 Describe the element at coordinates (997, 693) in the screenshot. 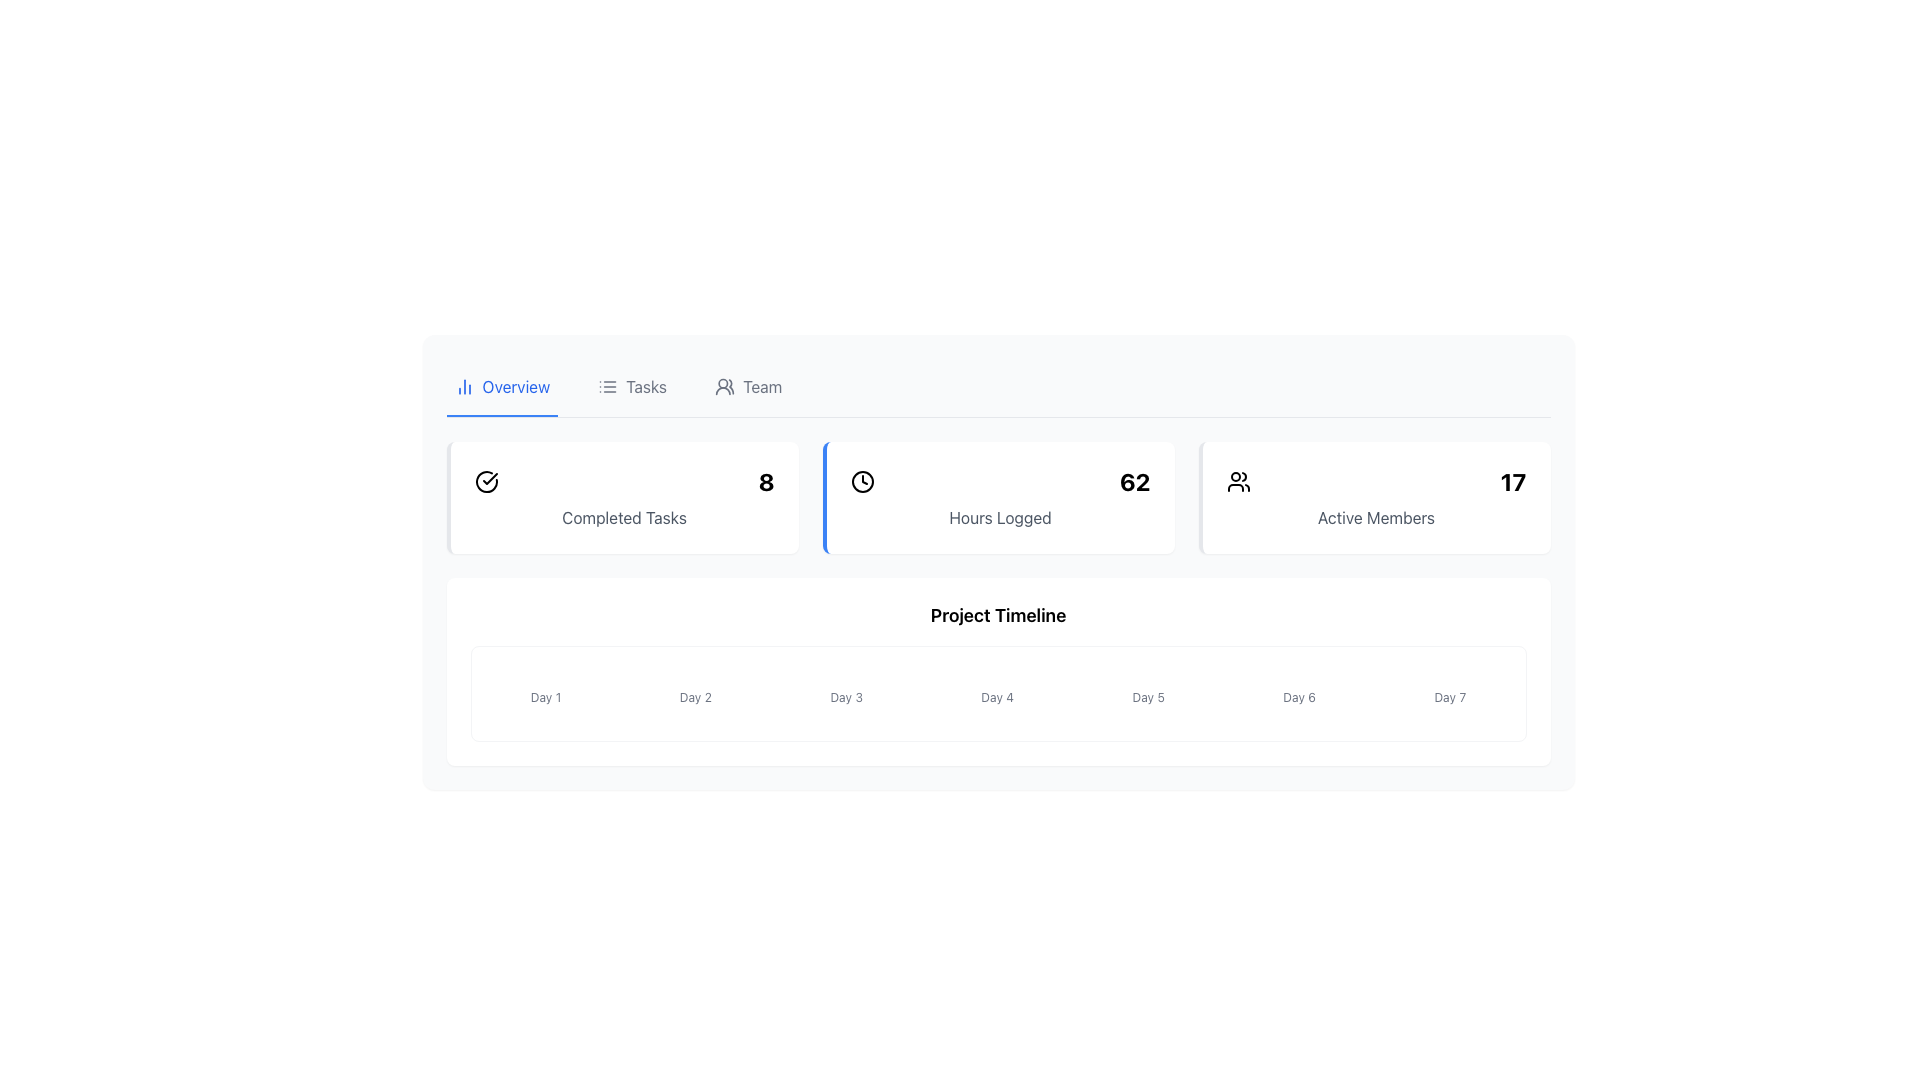

I see `the information displayed in the fourth day label of the project timeline, which shows progress or activities scheduled for this day` at that location.